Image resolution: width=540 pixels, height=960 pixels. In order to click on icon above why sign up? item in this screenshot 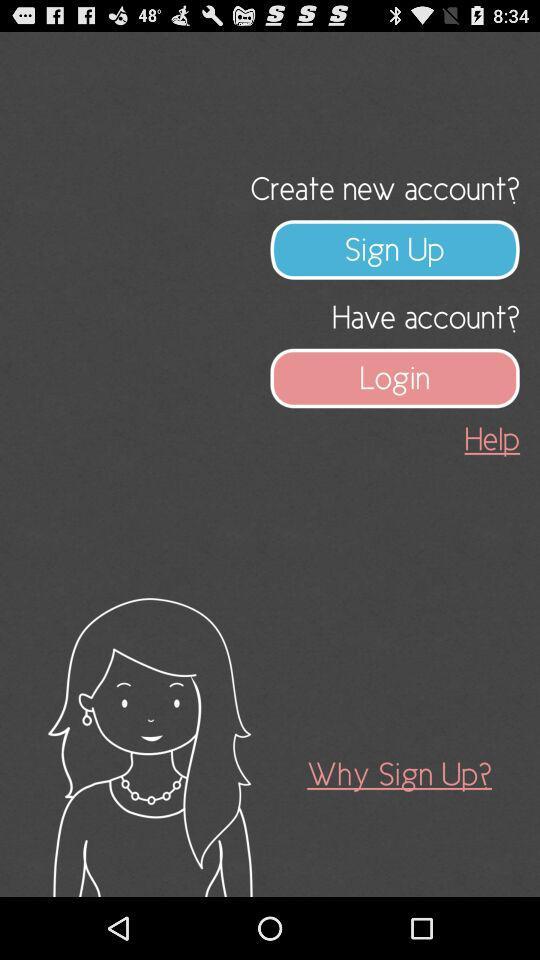, I will do `click(491, 439)`.